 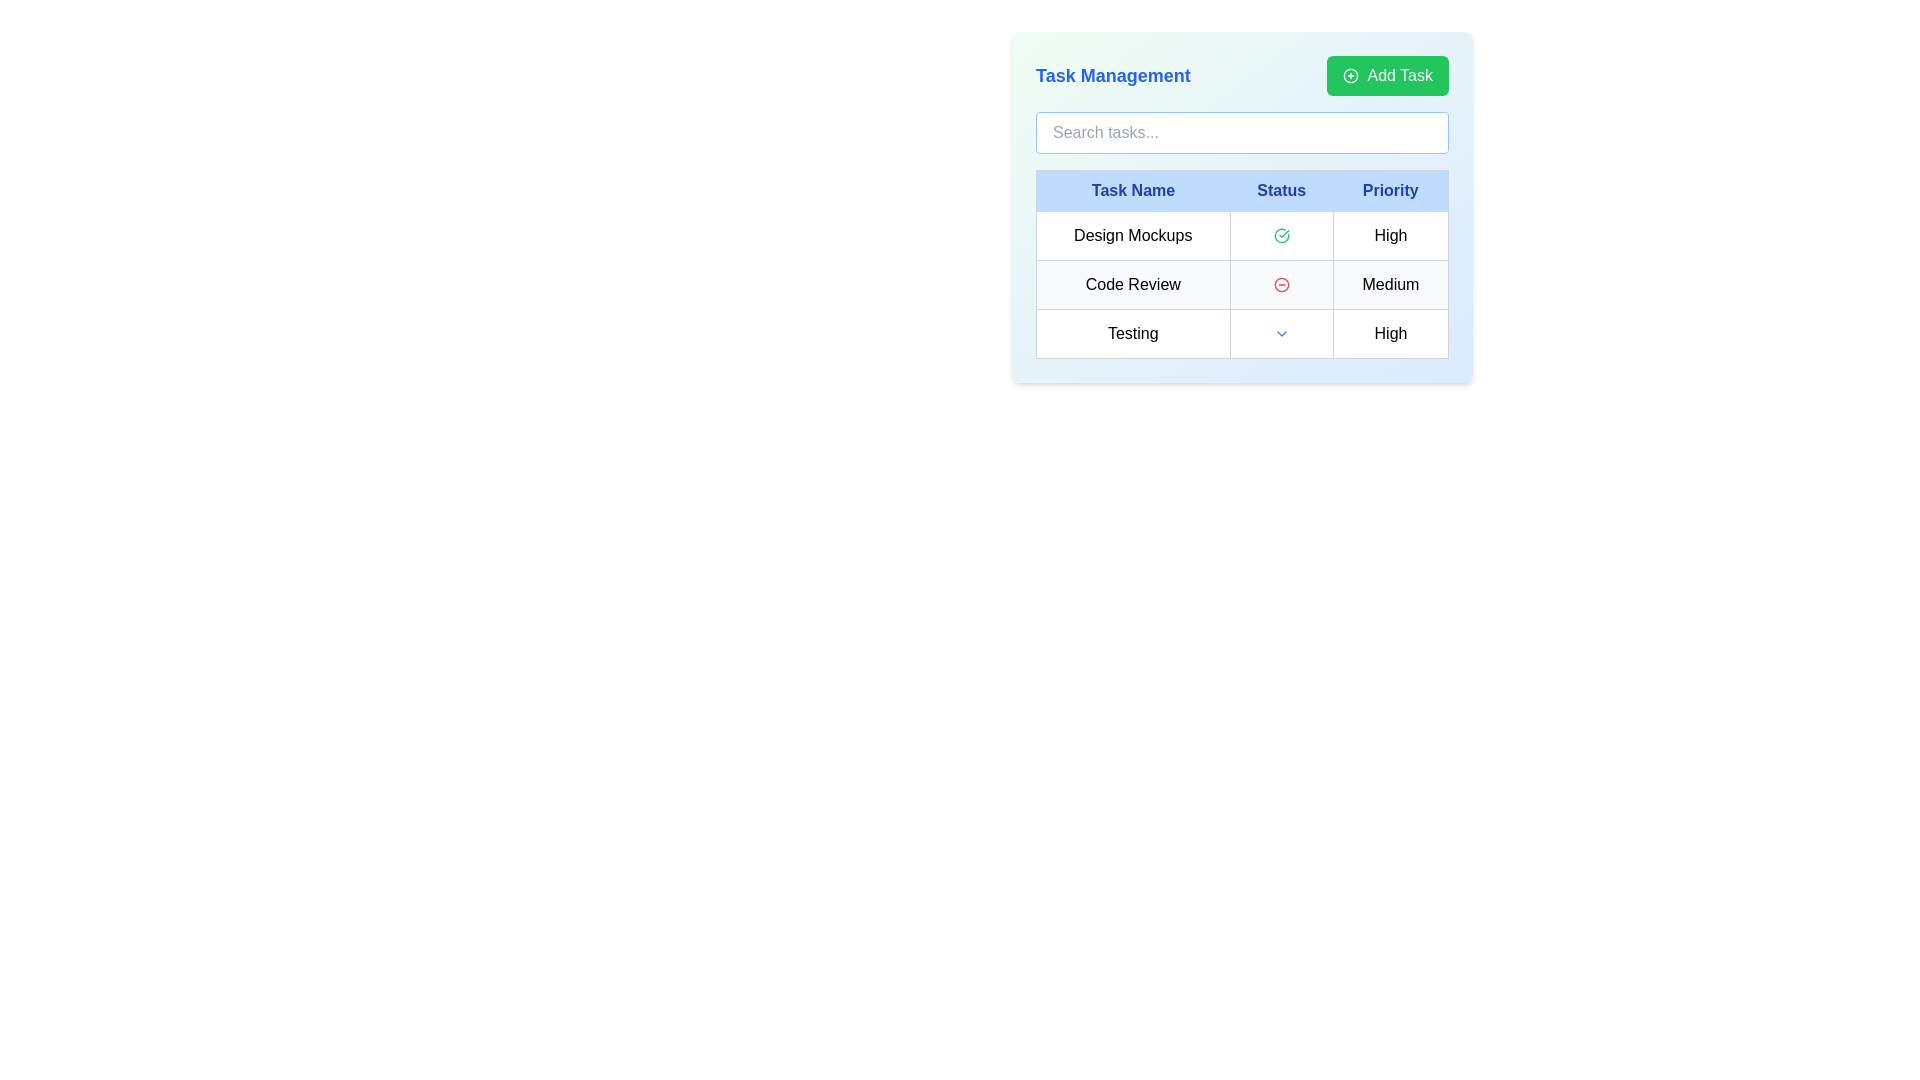 What do you see at coordinates (1112, 75) in the screenshot?
I see `the bold blue text header that reads 'Task Management' located at the top-left area of the interface, adjacent to the 'Add Task' button` at bounding box center [1112, 75].